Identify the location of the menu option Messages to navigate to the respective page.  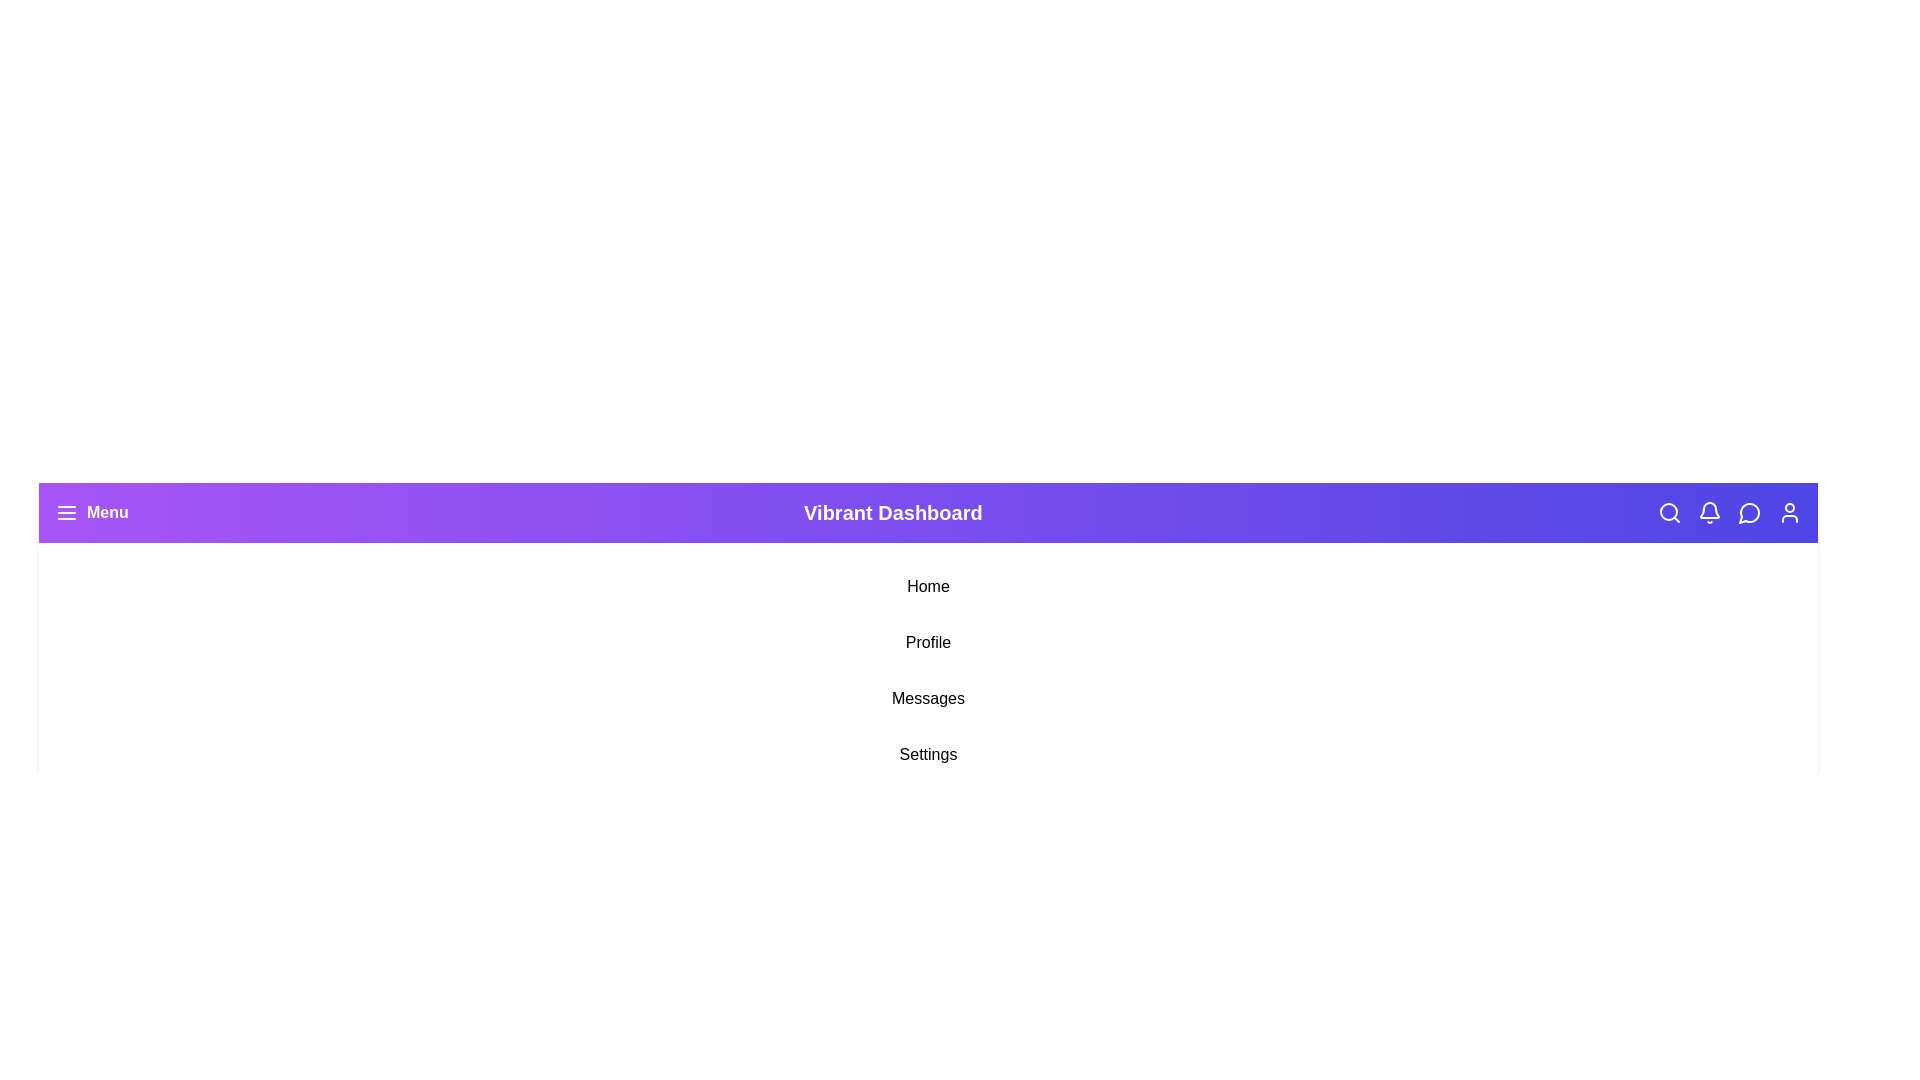
(927, 697).